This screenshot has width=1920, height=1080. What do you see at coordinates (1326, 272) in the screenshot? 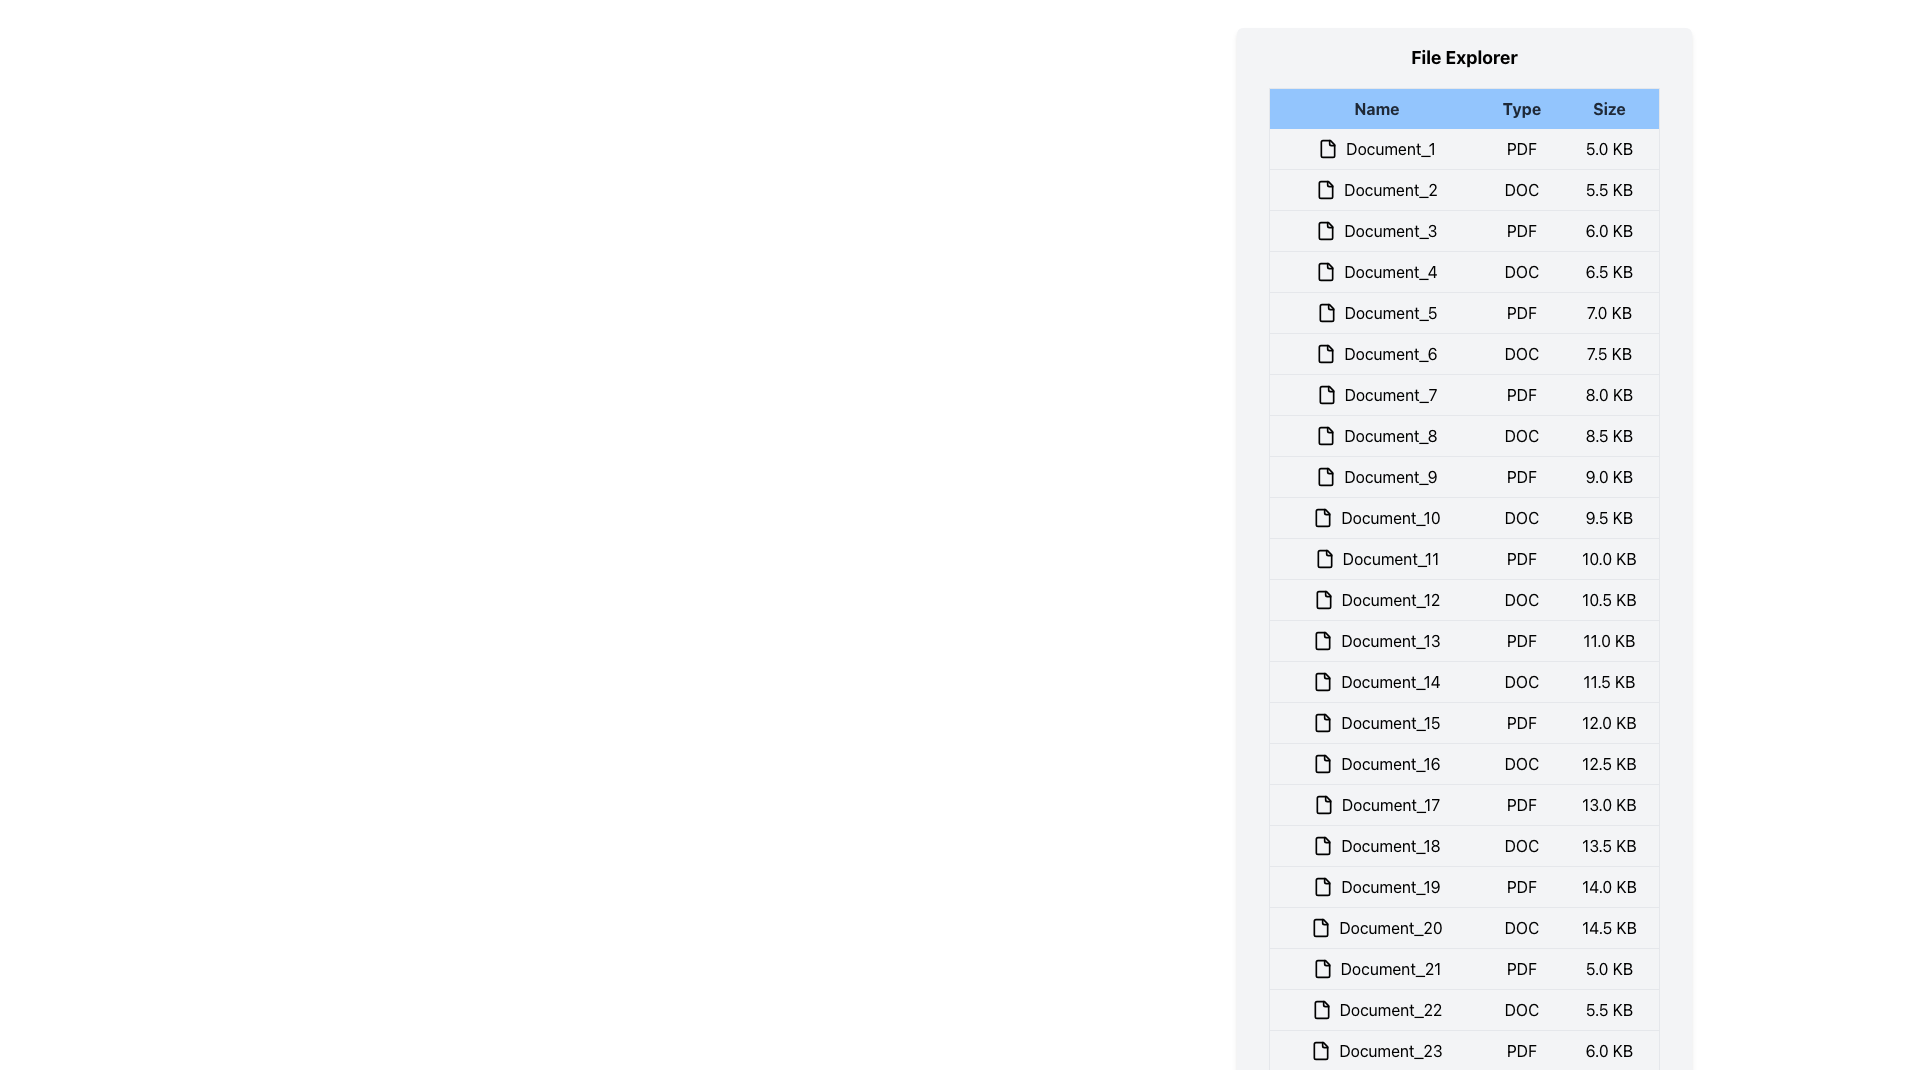
I see `the file icon representing 'Document_4', which is styled with a minimalist design and outlined in black, located to the left of the text in the file explorer interface` at bounding box center [1326, 272].